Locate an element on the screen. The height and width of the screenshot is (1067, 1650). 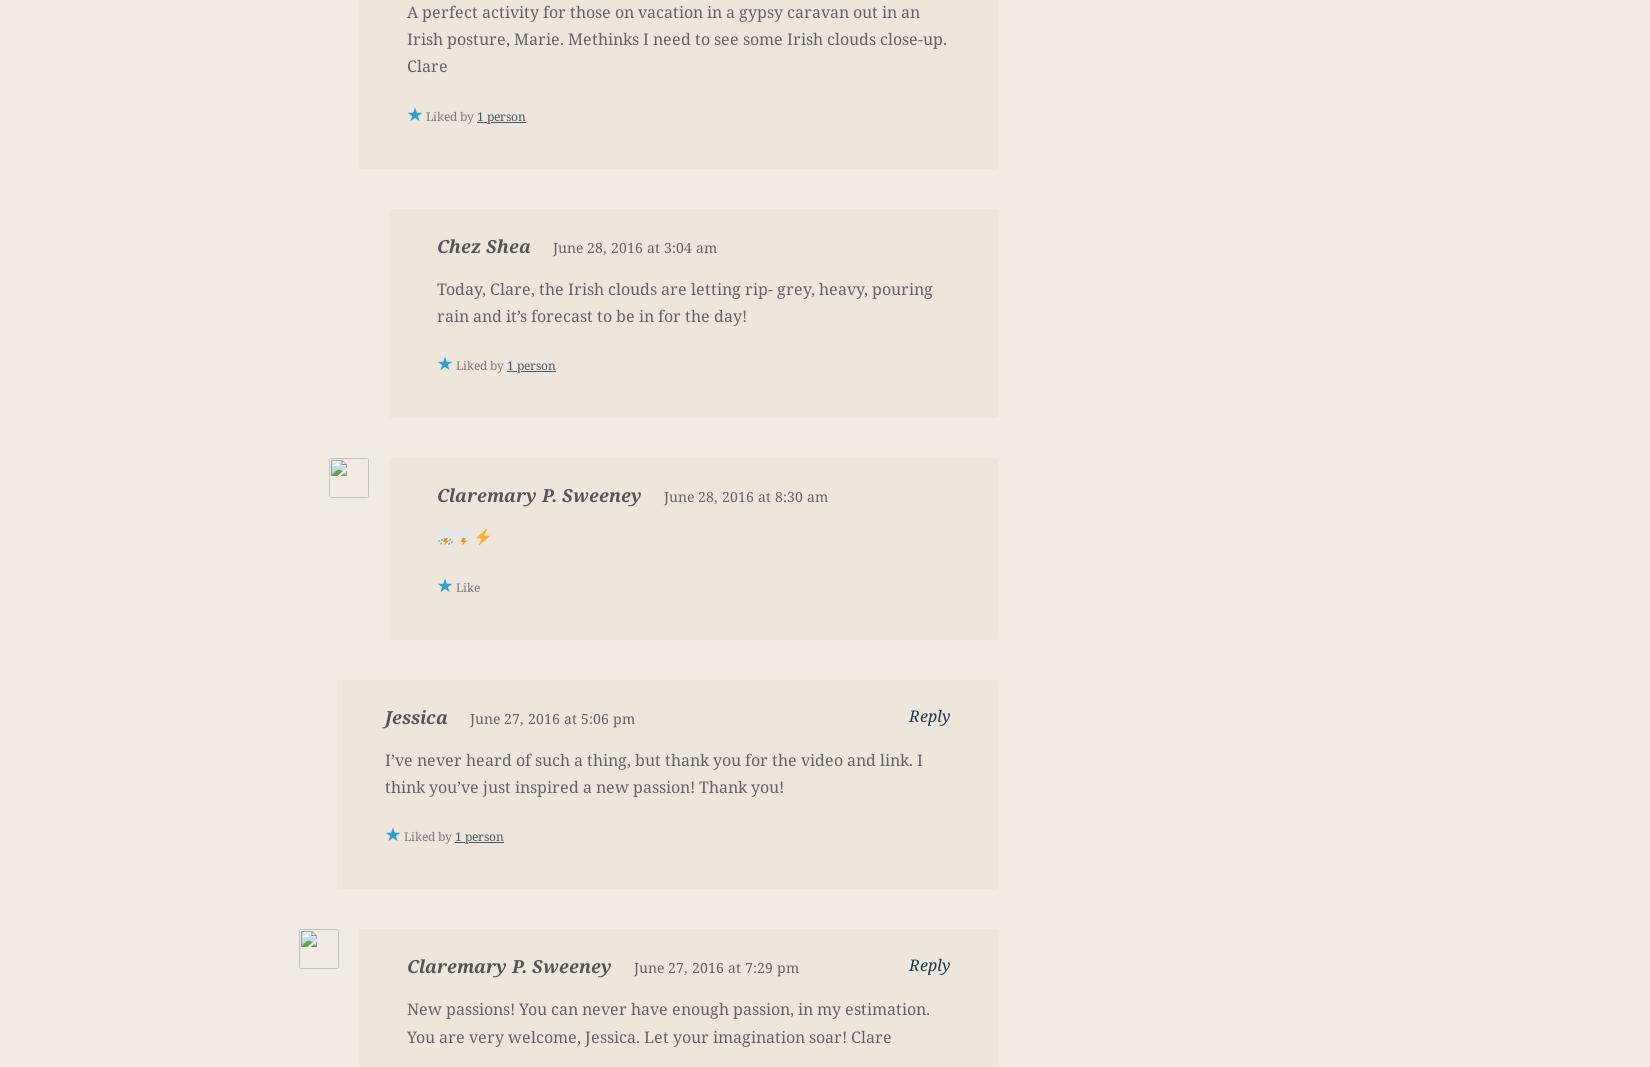
'Like' is located at coordinates (466, 587).